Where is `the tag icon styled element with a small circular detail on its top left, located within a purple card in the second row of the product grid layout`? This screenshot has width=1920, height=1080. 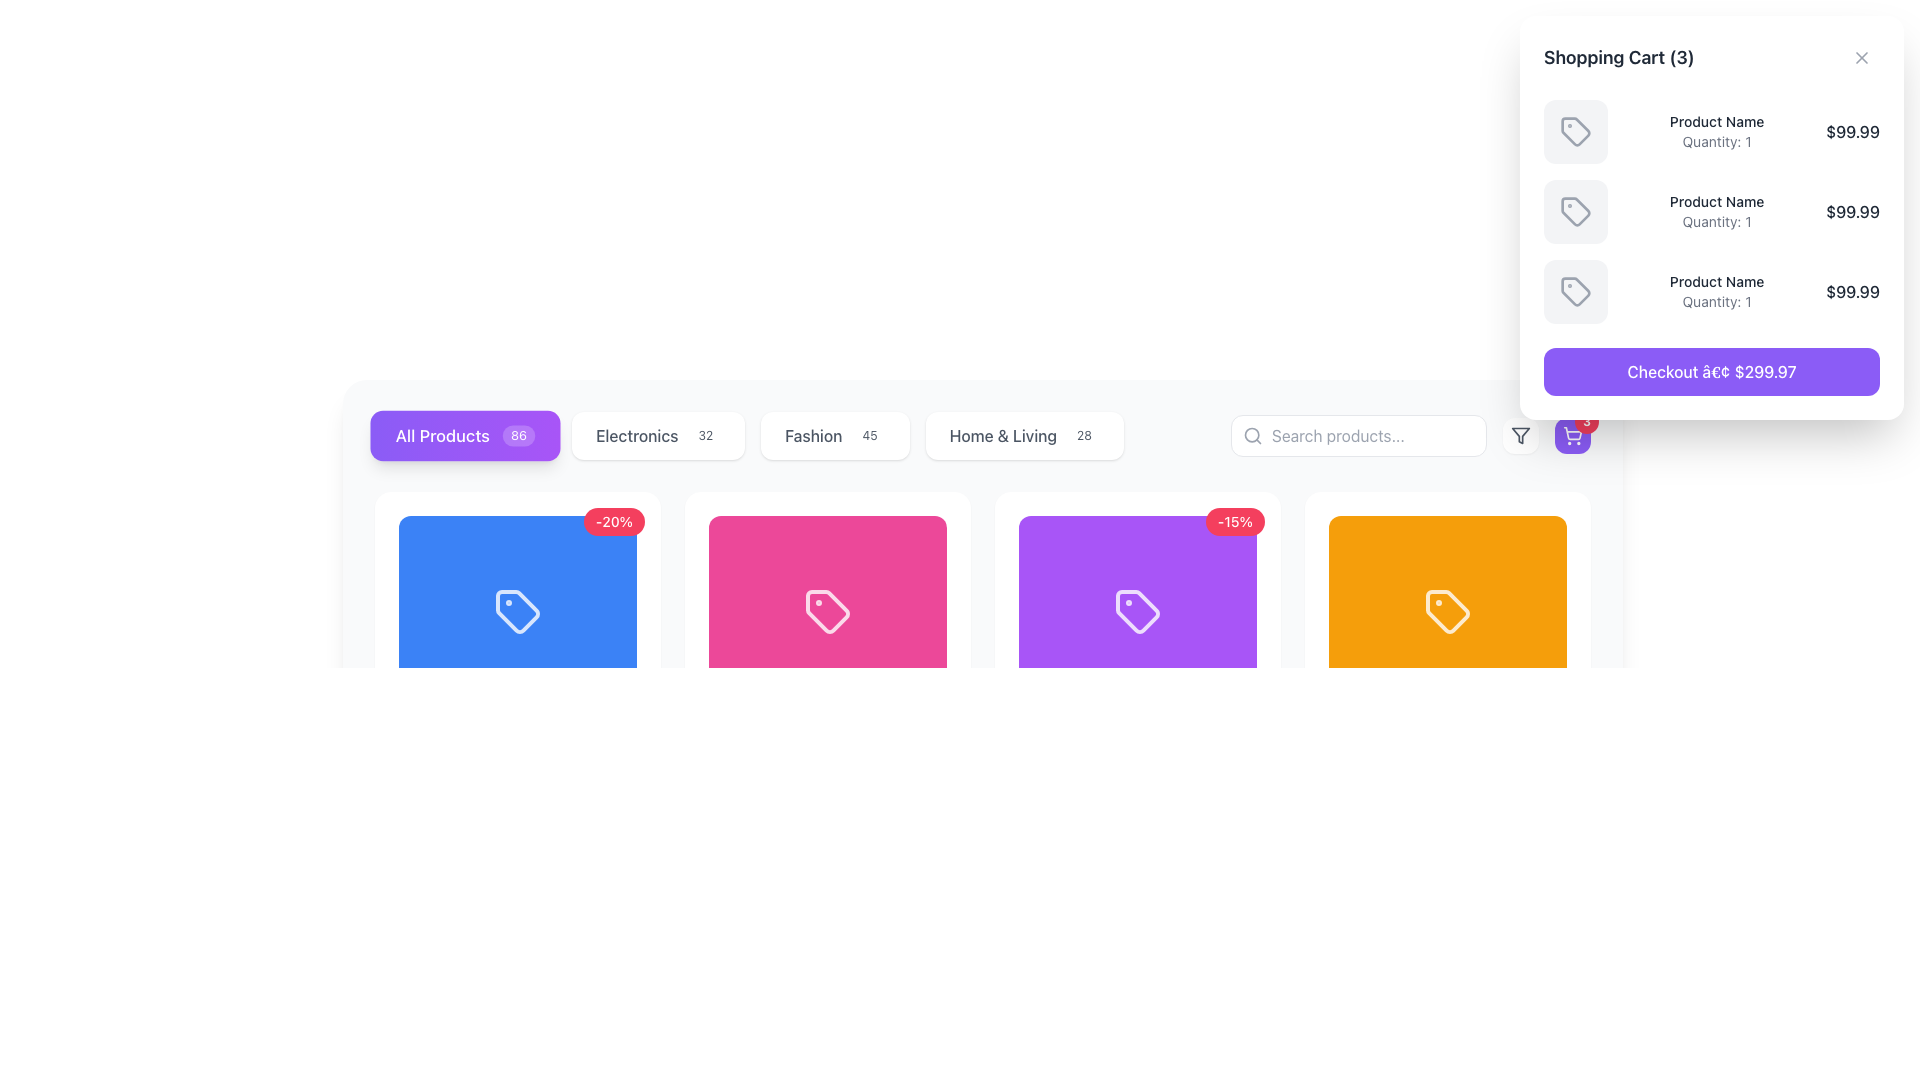 the tag icon styled element with a small circular detail on its top left, located within a purple card in the second row of the product grid layout is located at coordinates (1137, 611).